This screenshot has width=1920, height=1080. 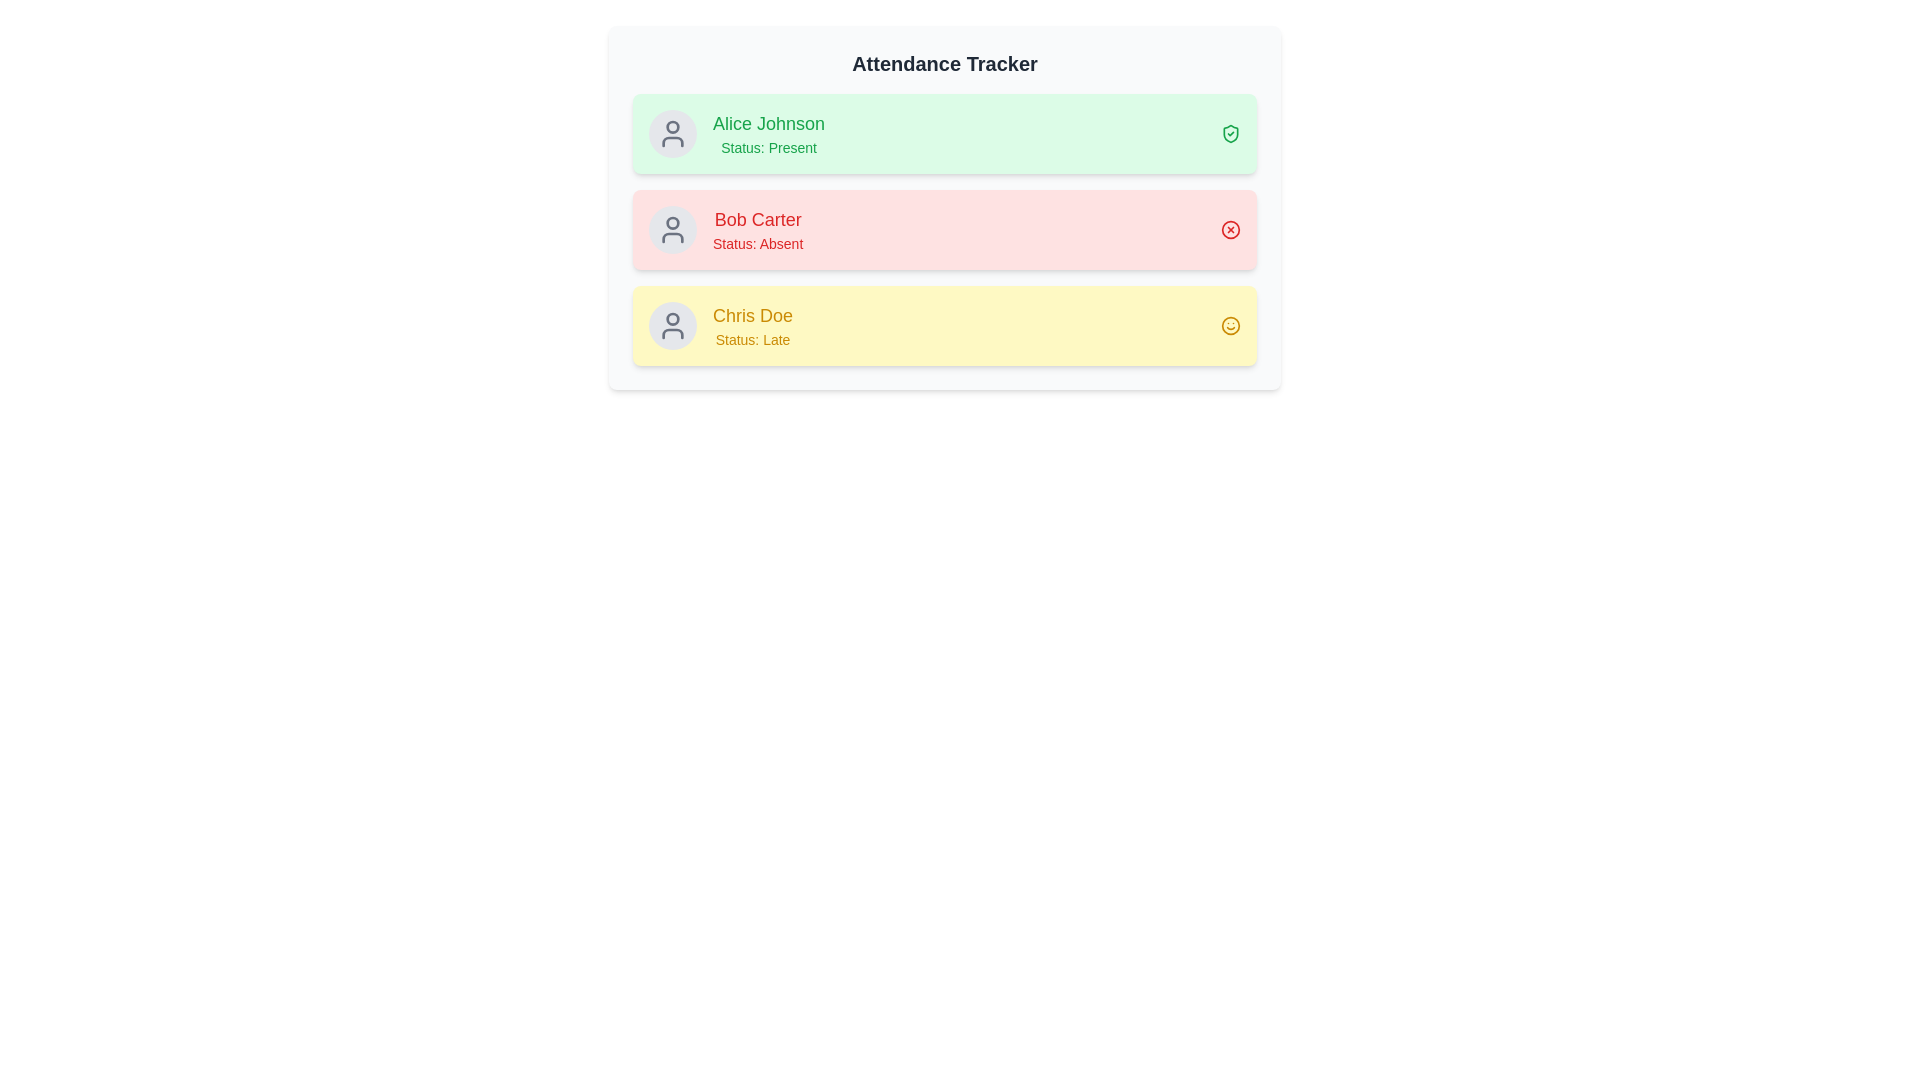 I want to click on the user profile icon representing 'Chris Doe' in the yellow section of the 'Attendance Tracker' interface, so click(x=672, y=325).